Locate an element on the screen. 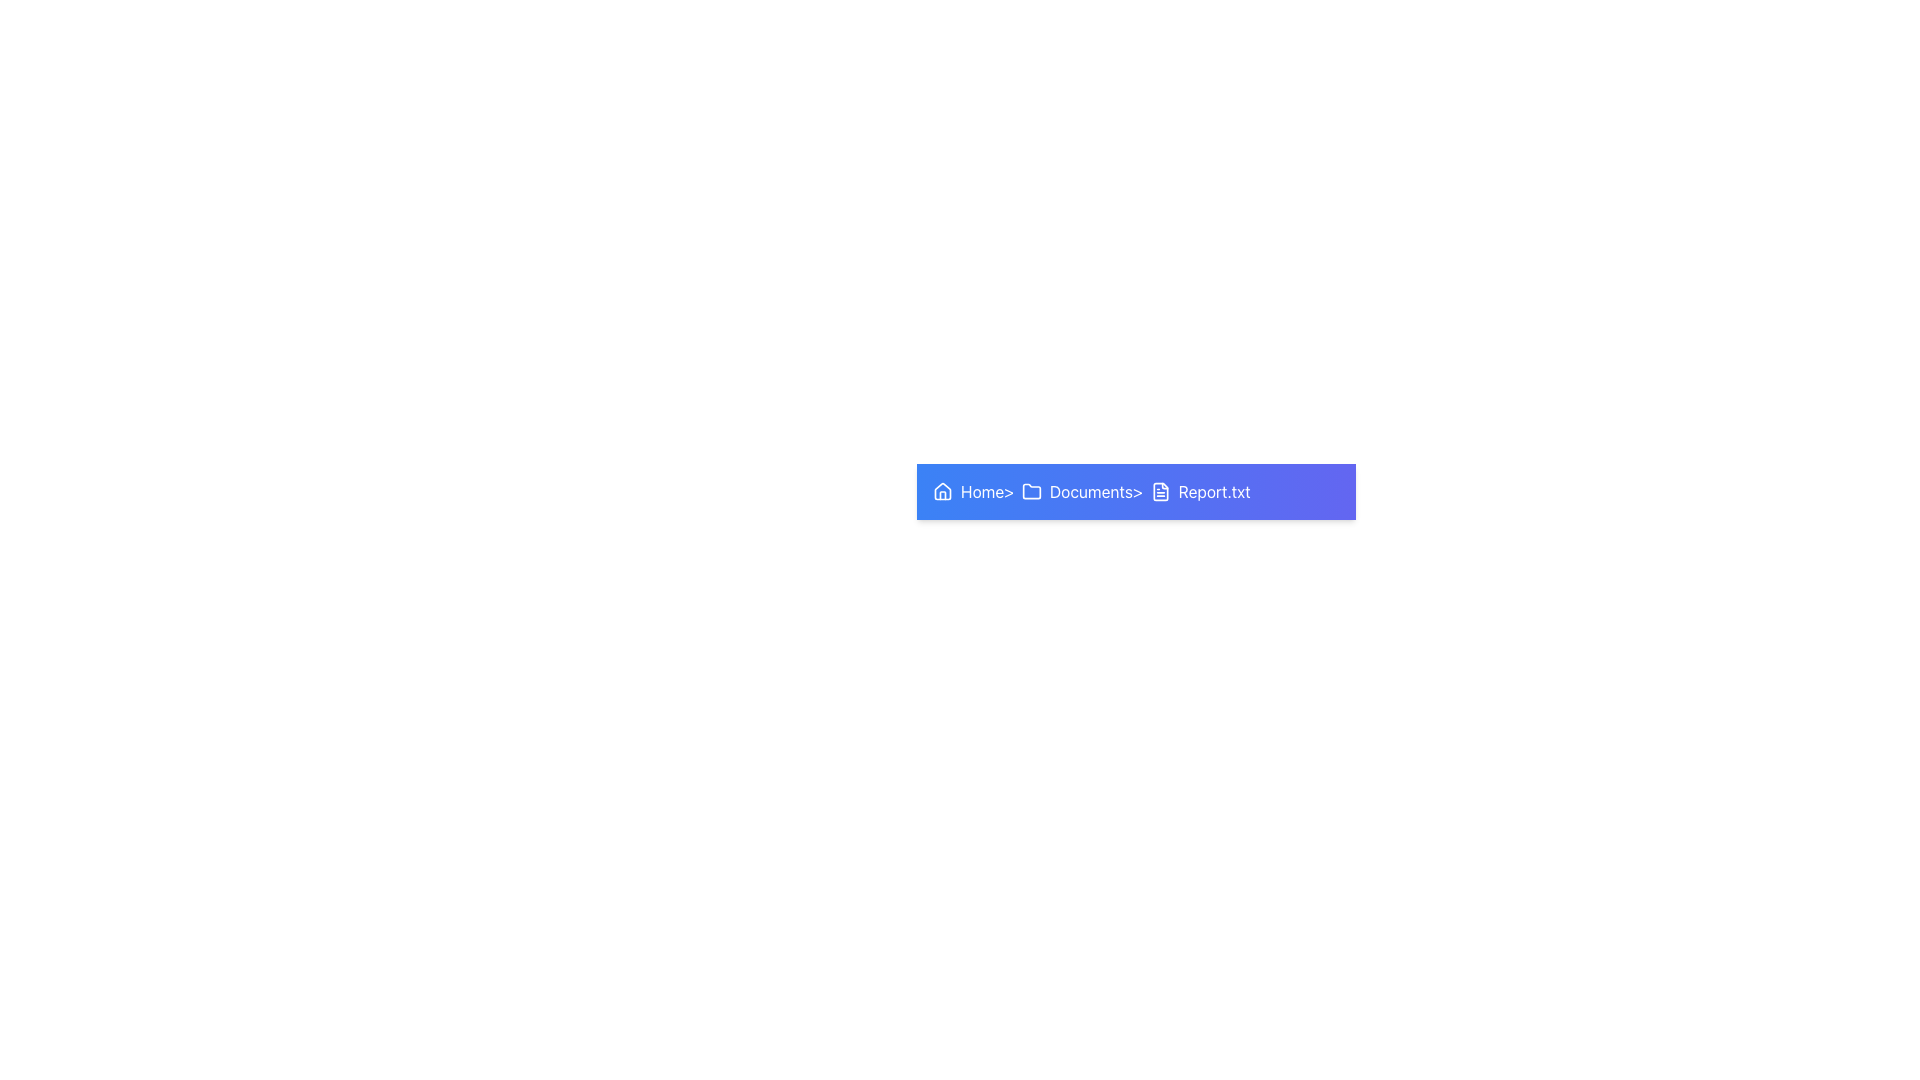  the folder icon in the navigation bar is located at coordinates (1032, 492).